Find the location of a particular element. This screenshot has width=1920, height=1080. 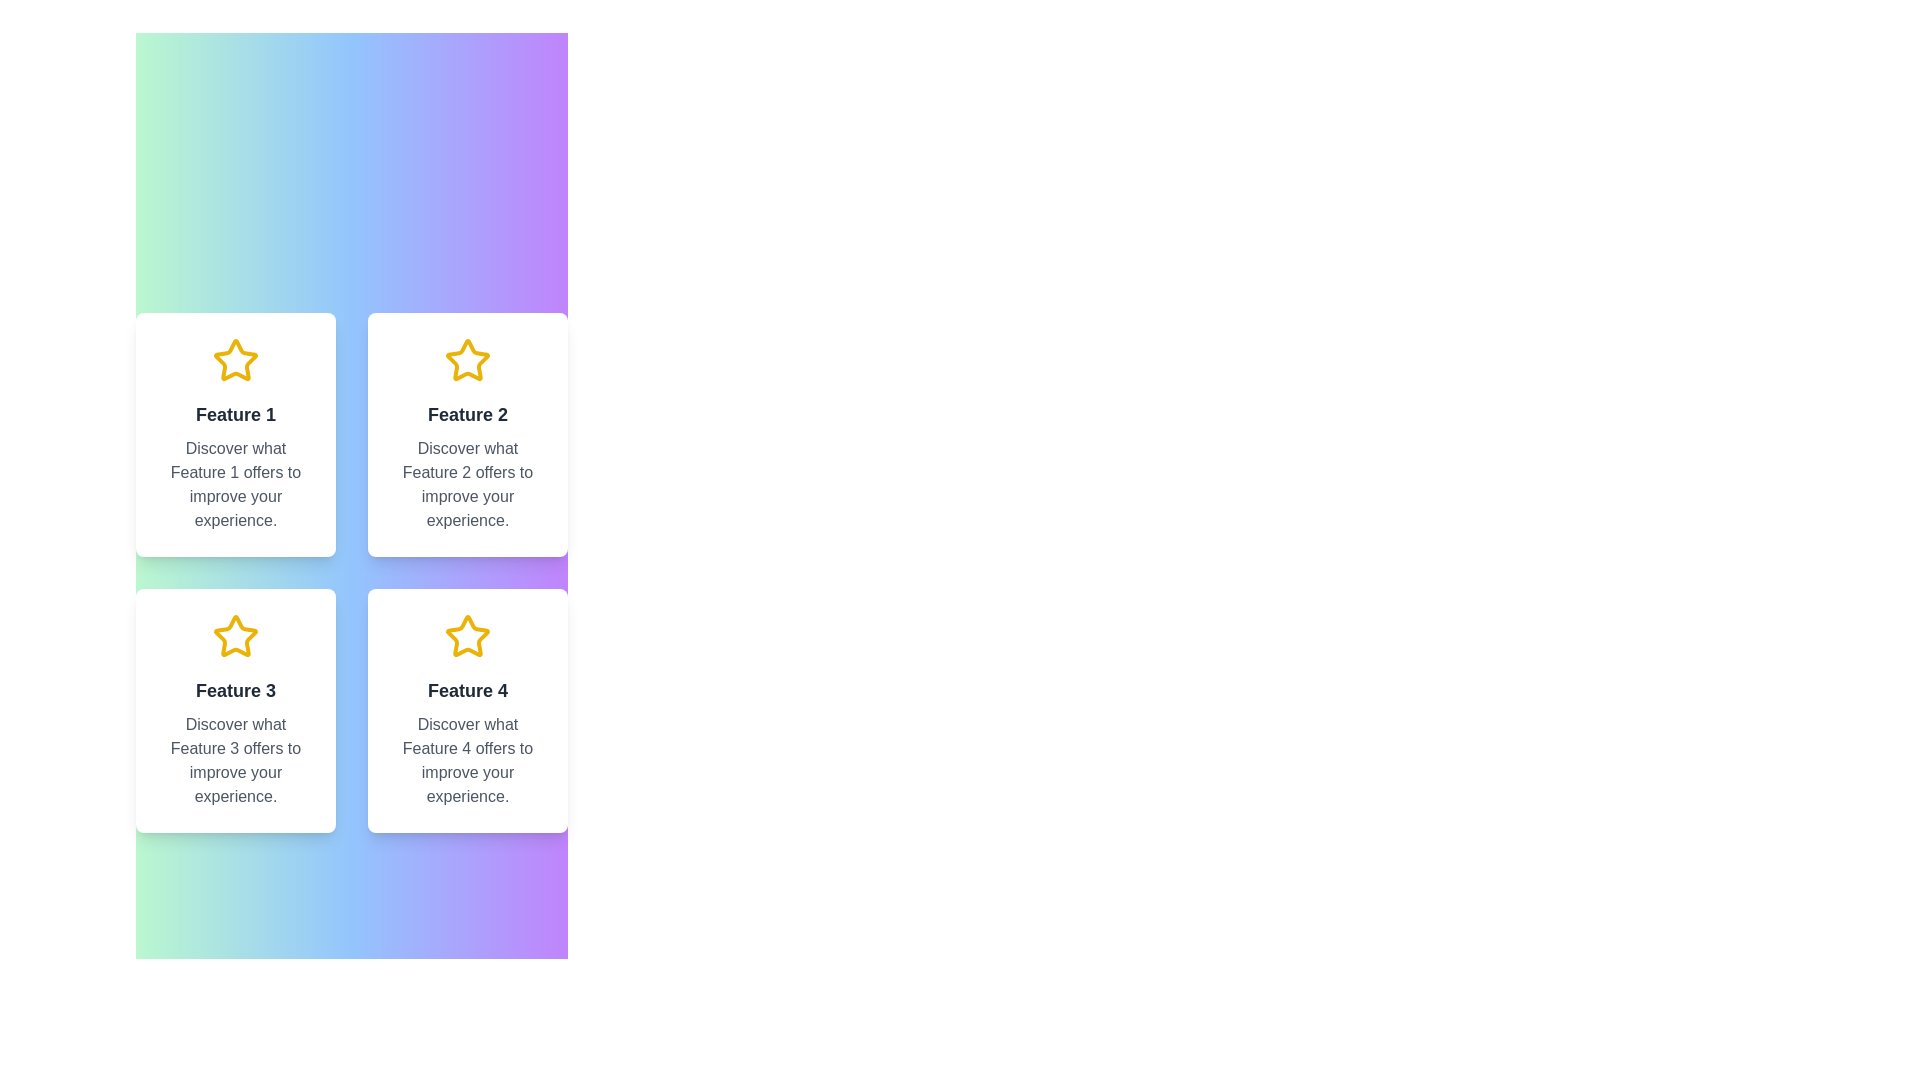

text 'Discover what Feature 2 offers to improve your experience.' located in the center lower part of the second card, below the heading 'Feature 2' is located at coordinates (466, 485).